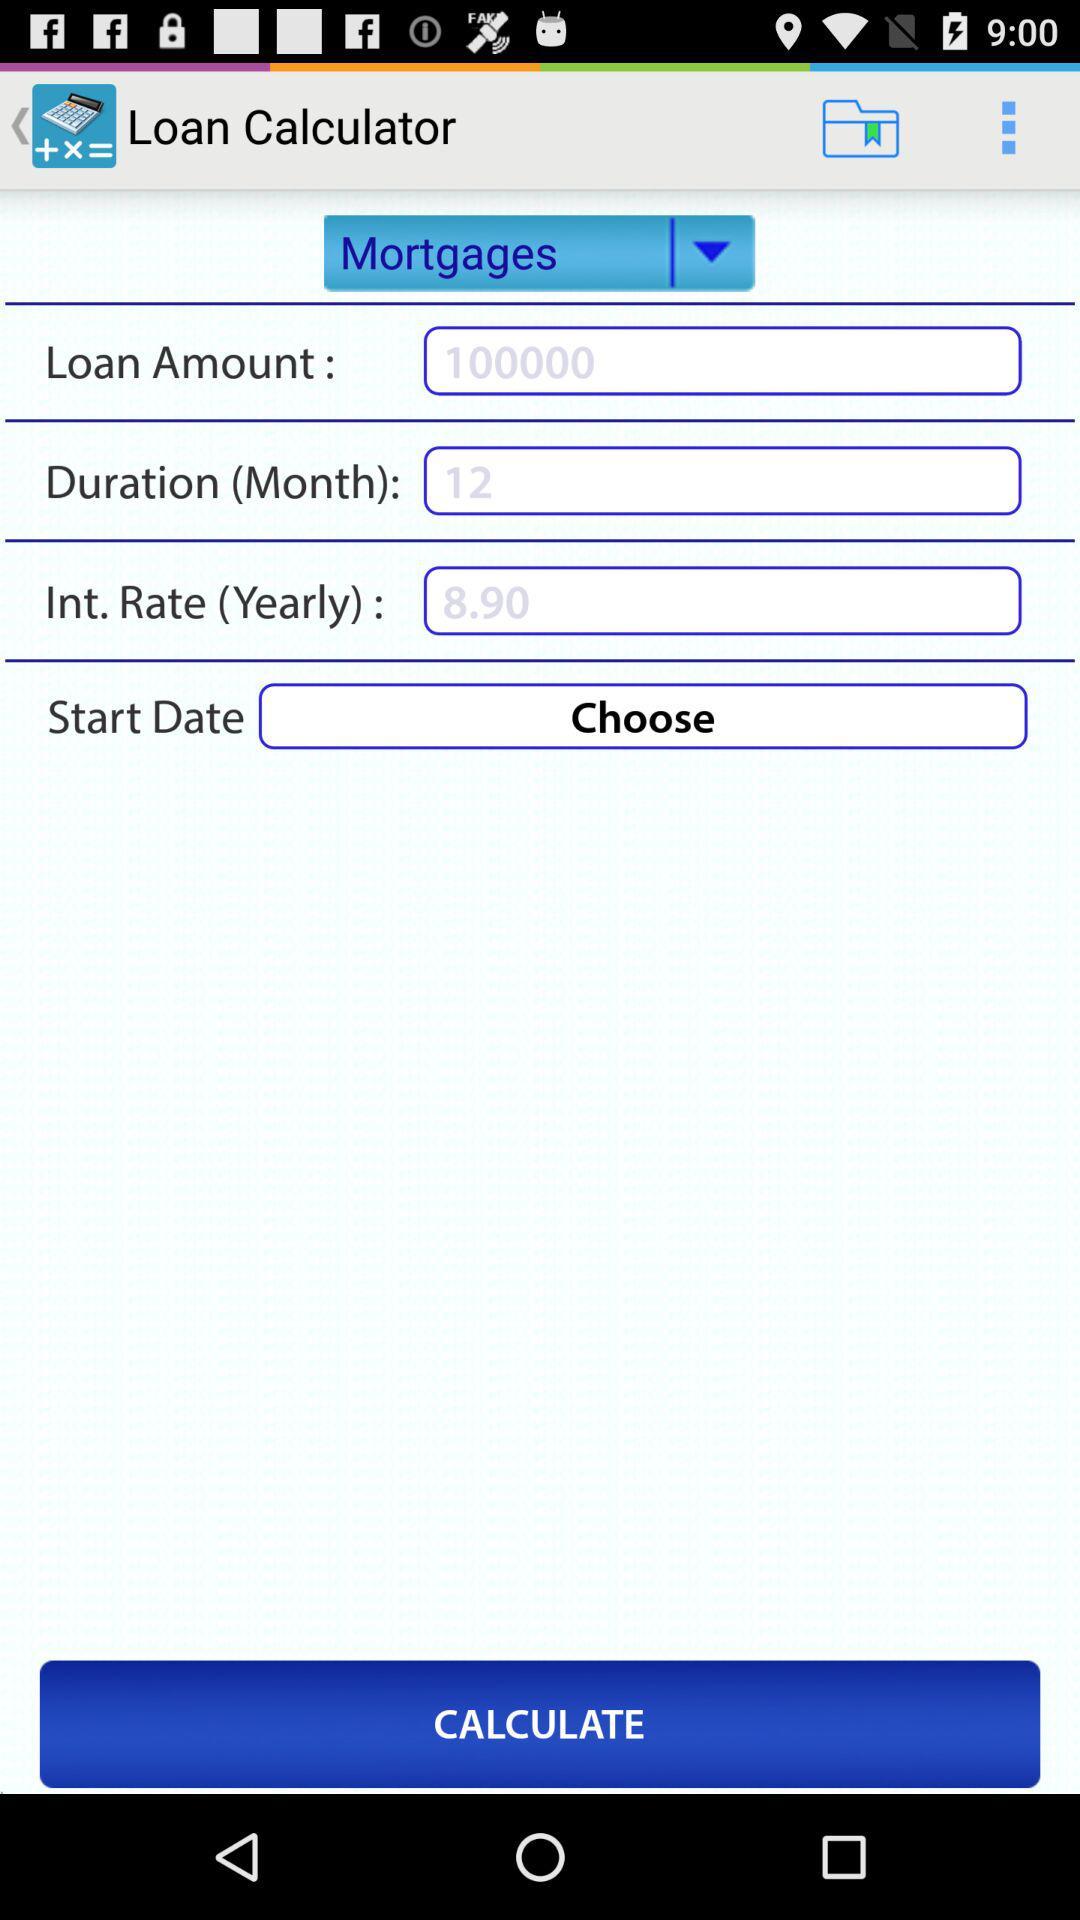 The image size is (1080, 1920). What do you see at coordinates (722, 480) in the screenshot?
I see `input month duration` at bounding box center [722, 480].